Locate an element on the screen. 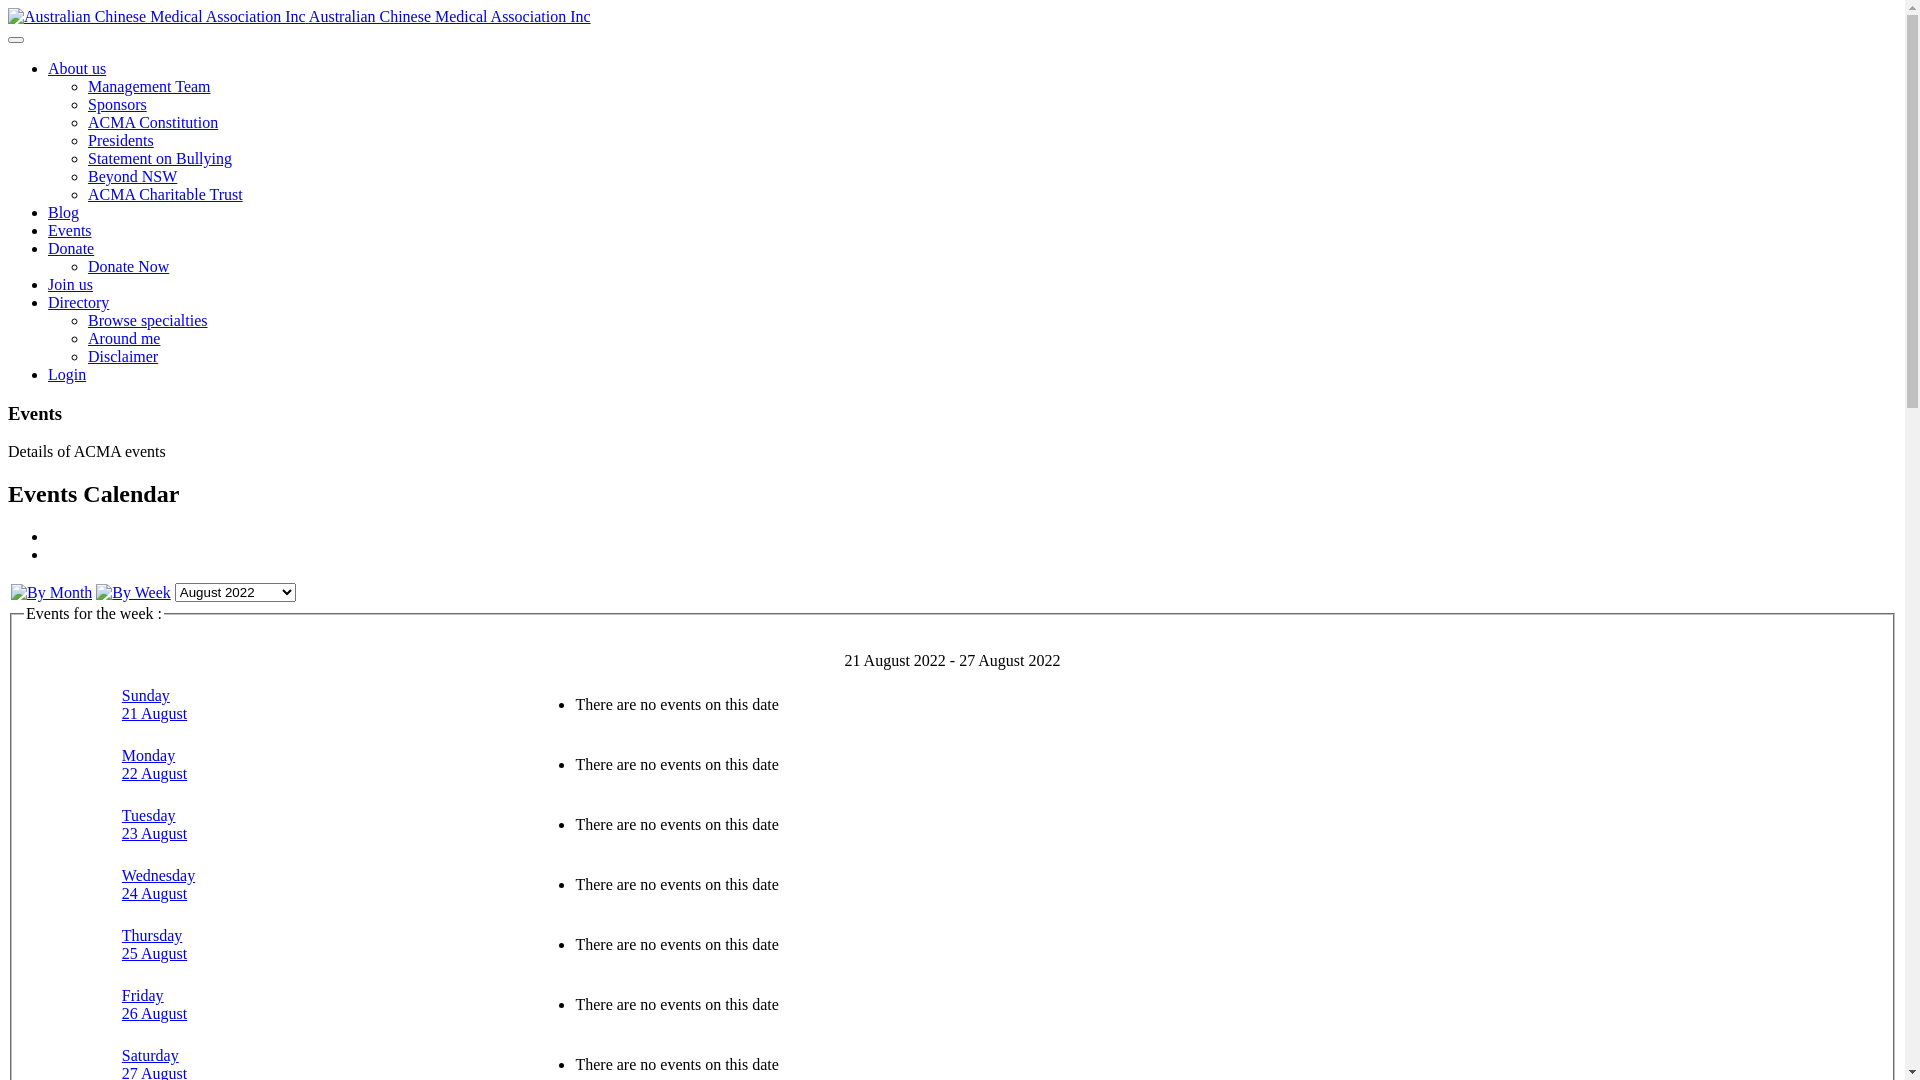  'Sunday is located at coordinates (153, 703).